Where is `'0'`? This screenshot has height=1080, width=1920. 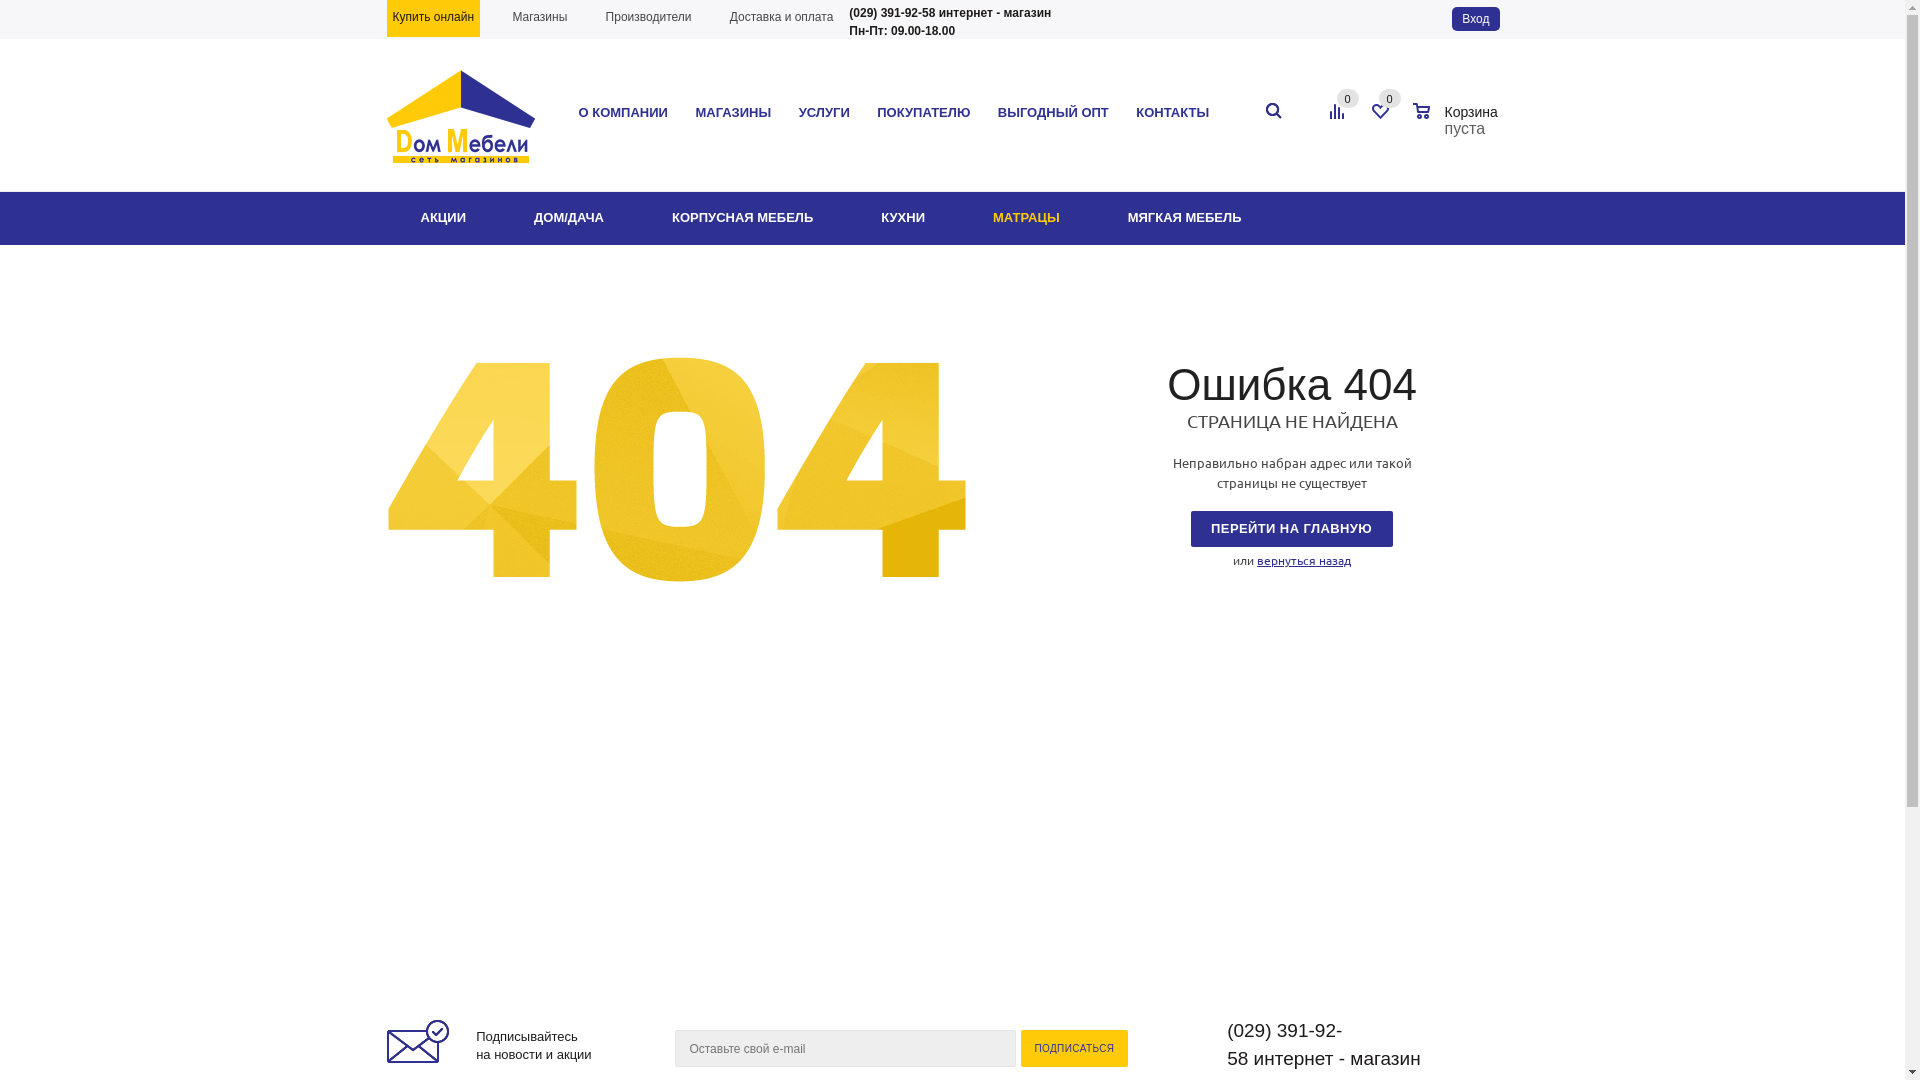
'0' is located at coordinates (1335, 97).